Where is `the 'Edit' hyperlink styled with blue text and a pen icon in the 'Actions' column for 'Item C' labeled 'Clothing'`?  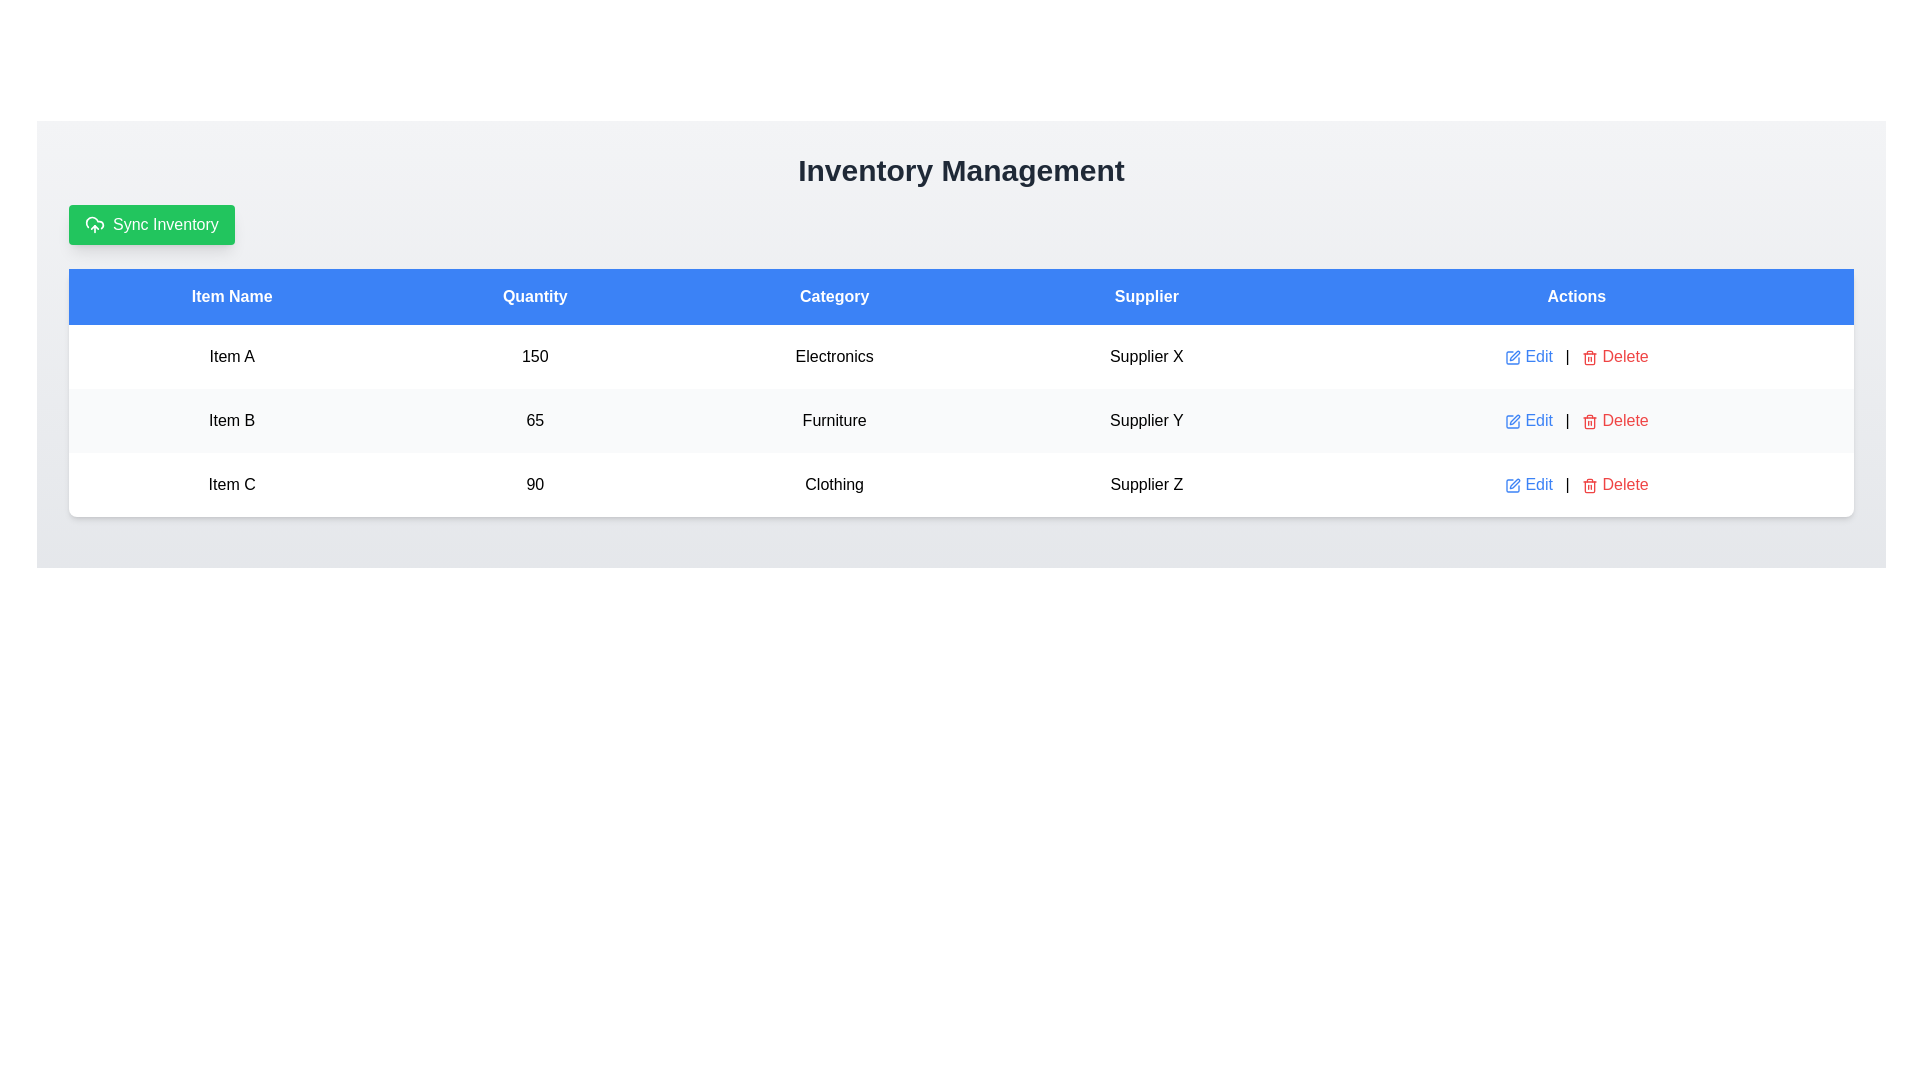
the 'Edit' hyperlink styled with blue text and a pen icon in the 'Actions' column for 'Item C' labeled 'Clothing' is located at coordinates (1527, 485).